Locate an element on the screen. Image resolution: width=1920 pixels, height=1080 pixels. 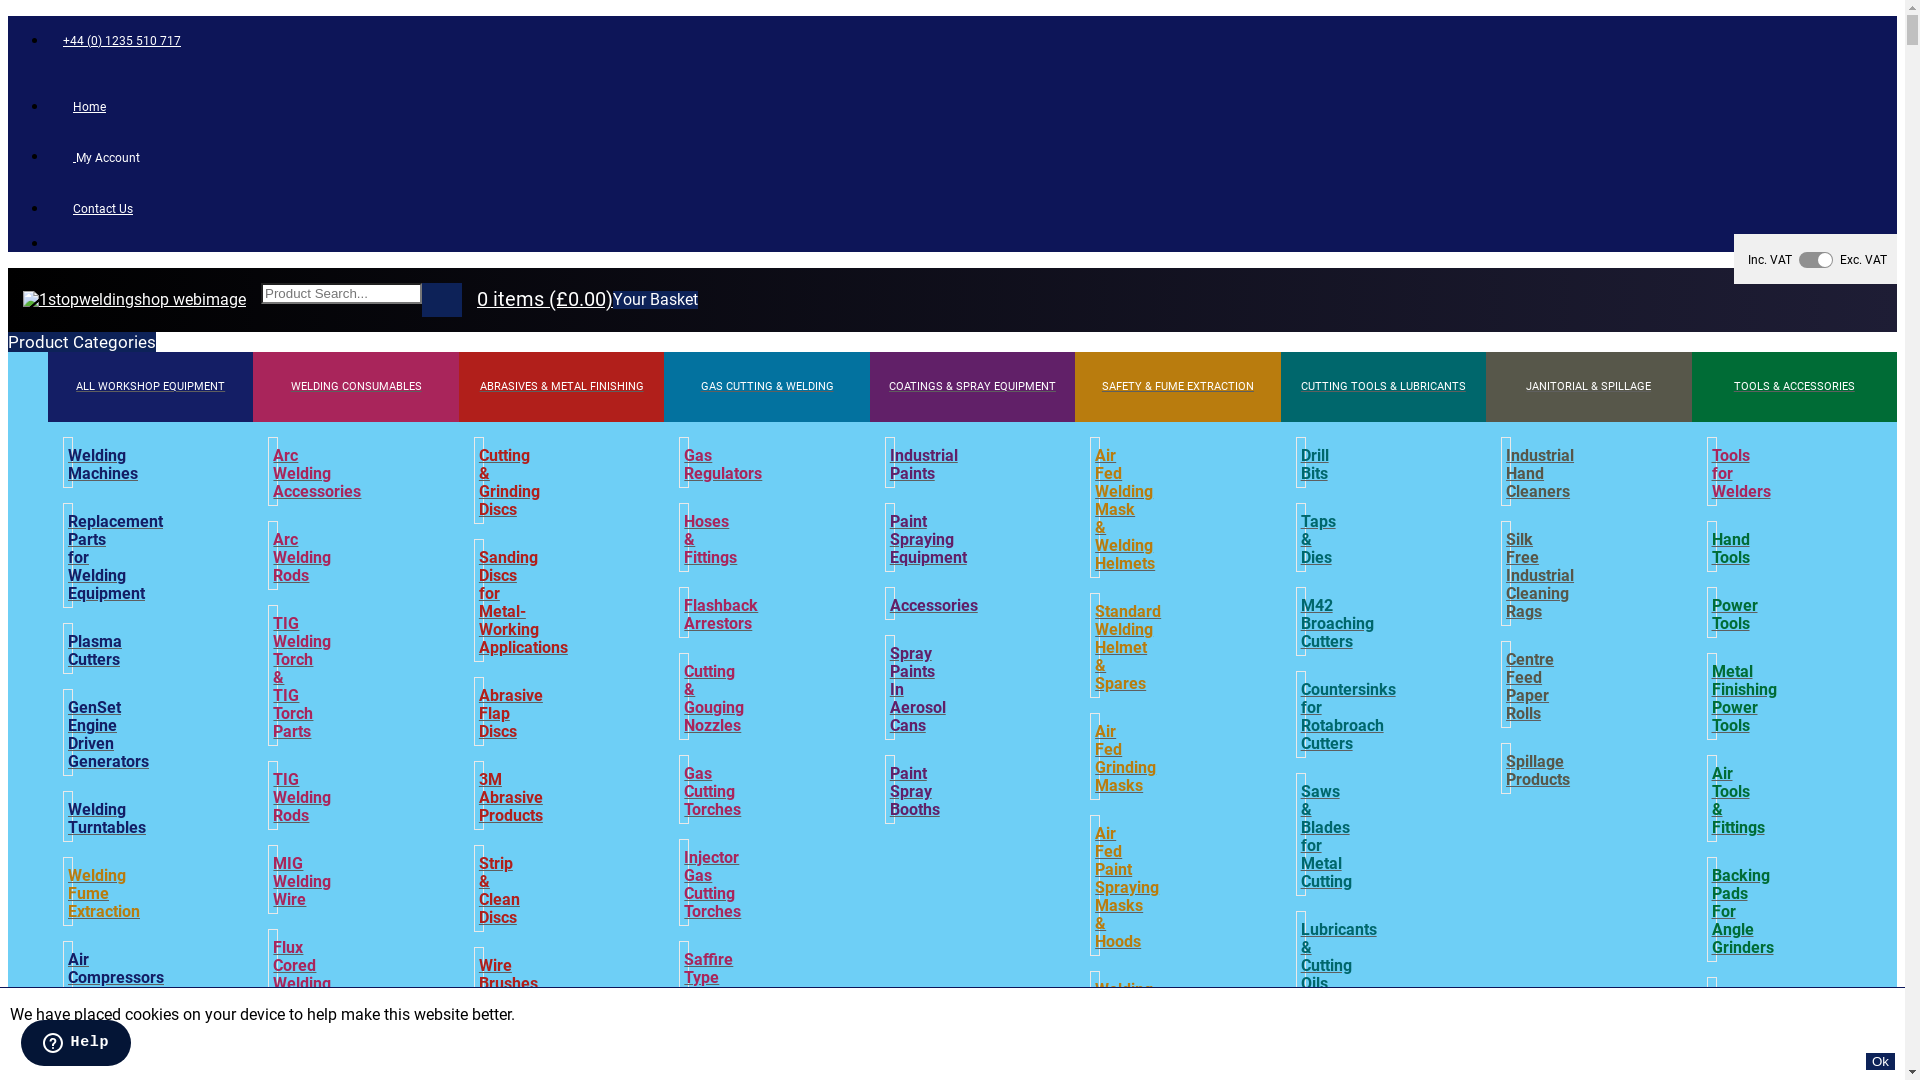
'Replacement Parts for Welding Equipment' is located at coordinates (67, 558).